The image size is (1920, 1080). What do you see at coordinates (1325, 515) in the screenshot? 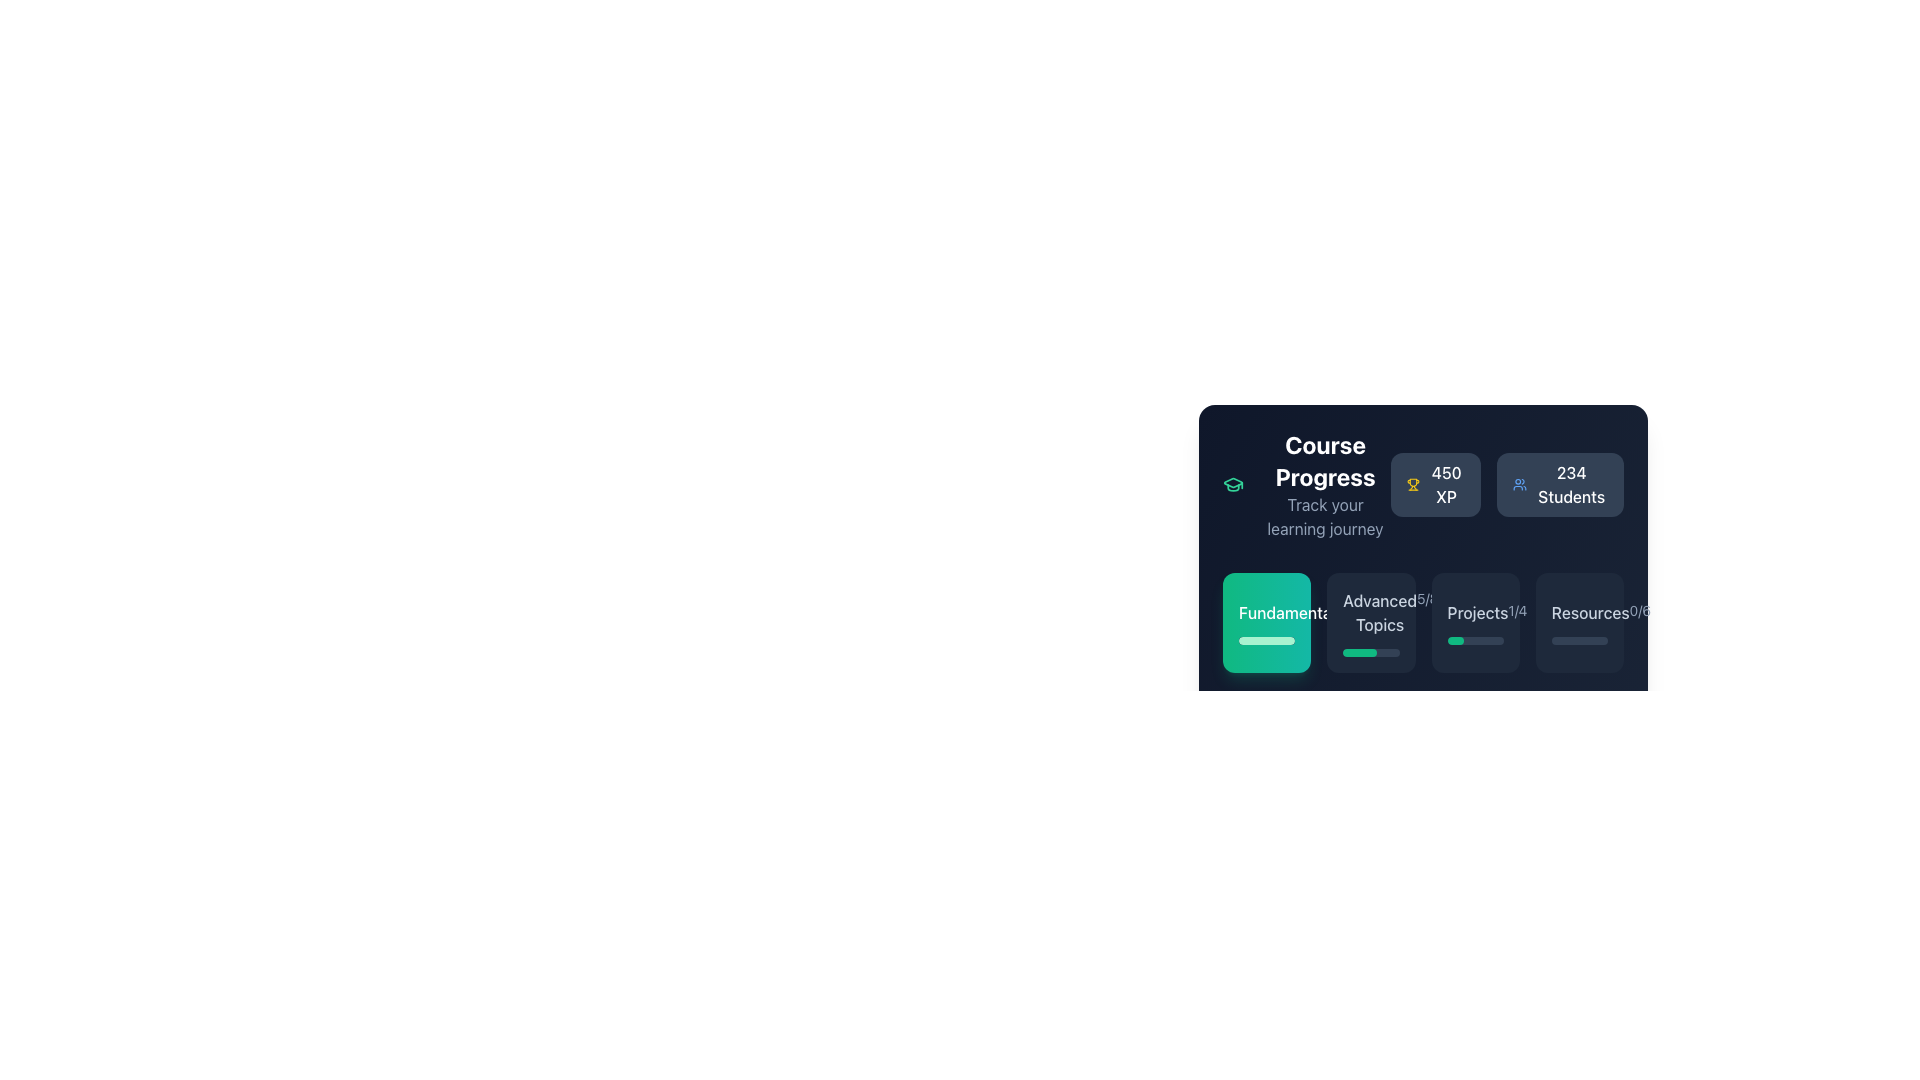
I see `the static text label that provides descriptive context to the heading 'Course Progress', which is positioned immediately below it` at bounding box center [1325, 515].